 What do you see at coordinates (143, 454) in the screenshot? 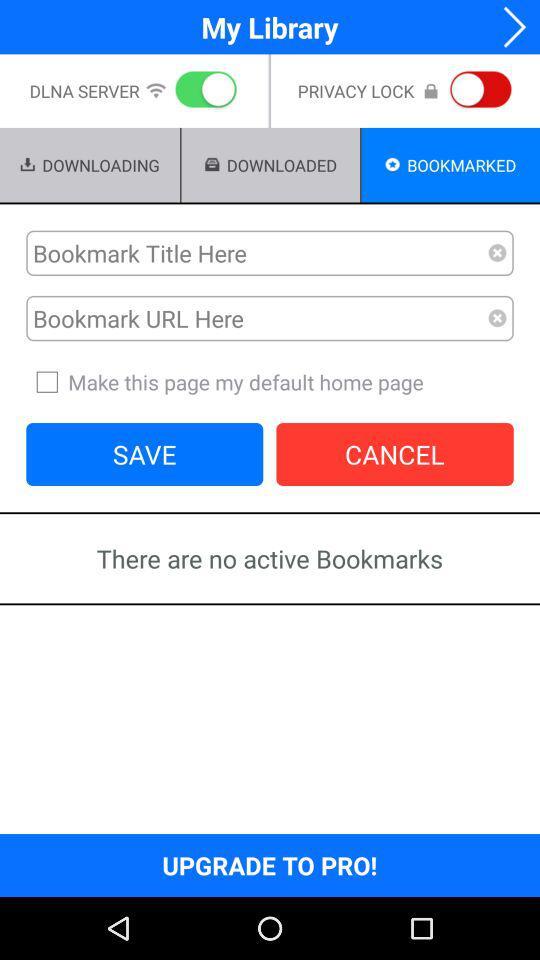
I see `button next to cancel item` at bounding box center [143, 454].